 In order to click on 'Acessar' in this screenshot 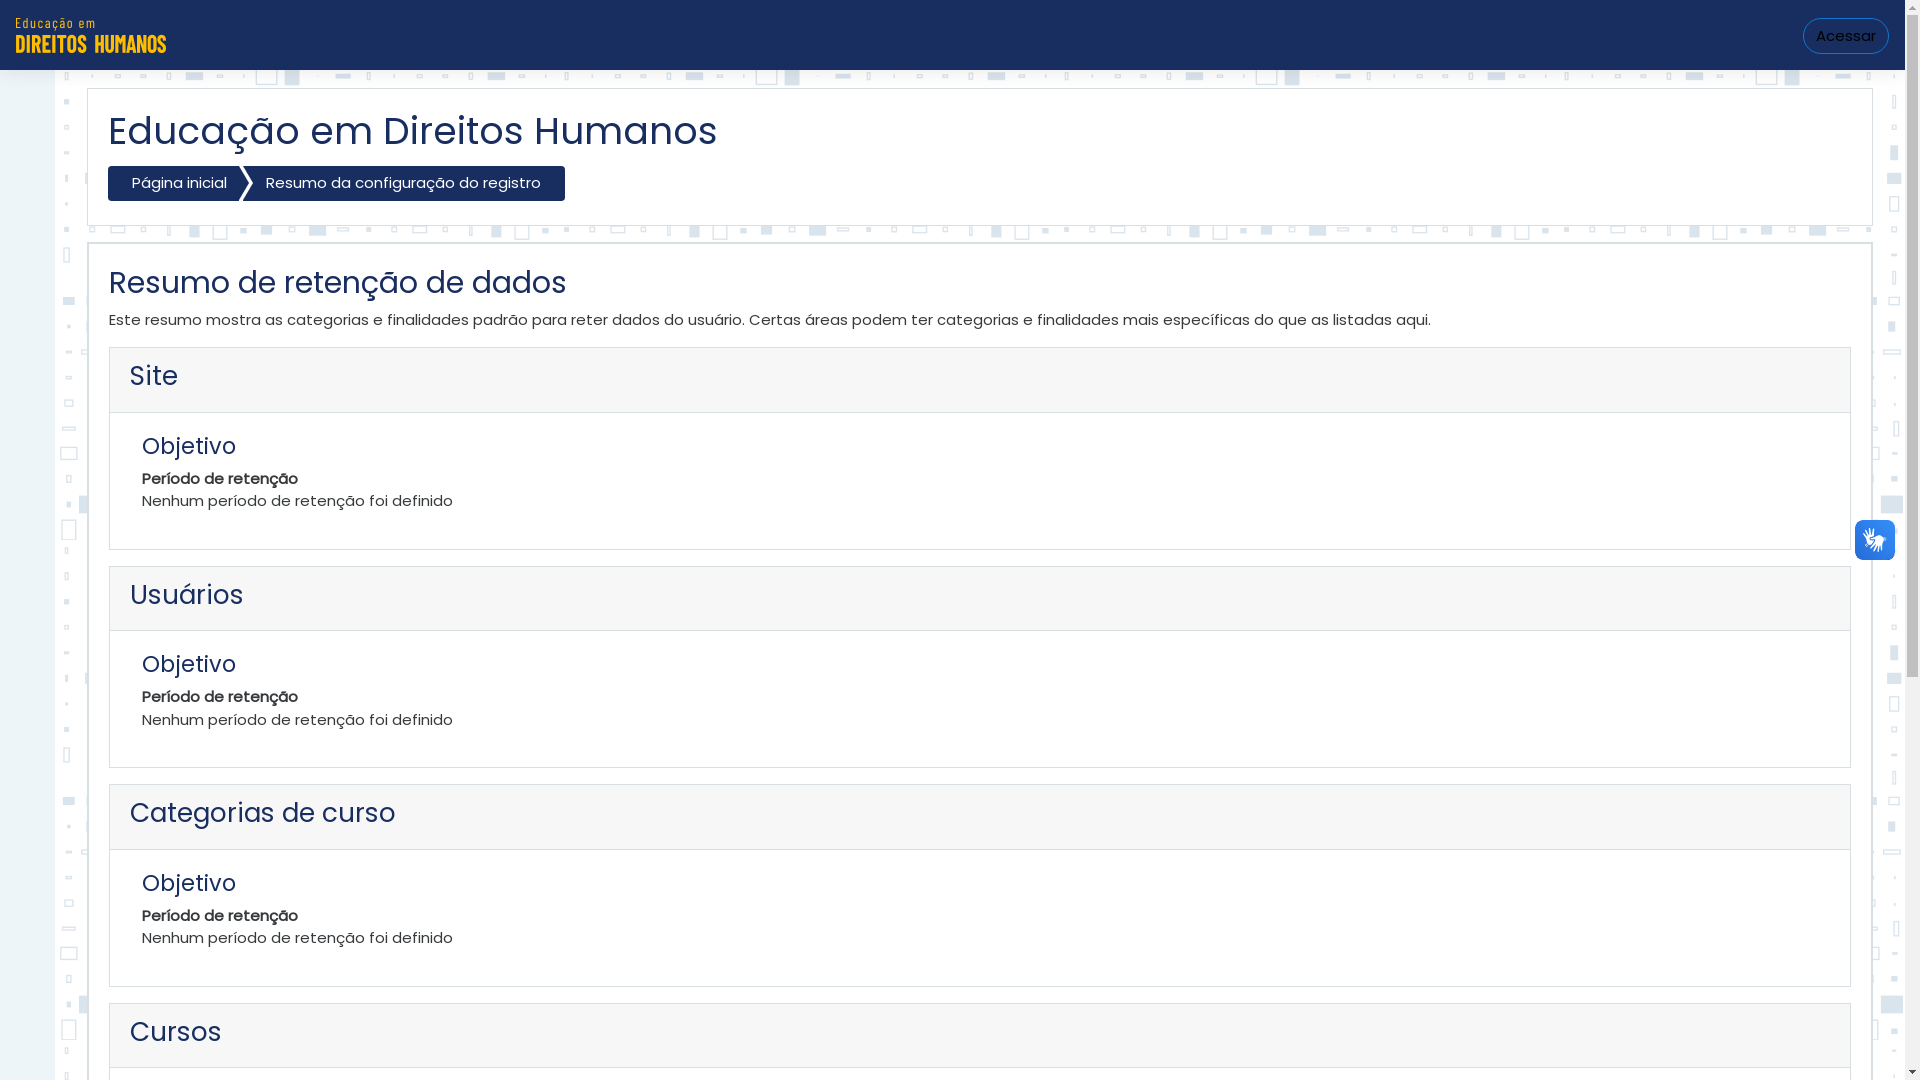, I will do `click(1845, 36)`.